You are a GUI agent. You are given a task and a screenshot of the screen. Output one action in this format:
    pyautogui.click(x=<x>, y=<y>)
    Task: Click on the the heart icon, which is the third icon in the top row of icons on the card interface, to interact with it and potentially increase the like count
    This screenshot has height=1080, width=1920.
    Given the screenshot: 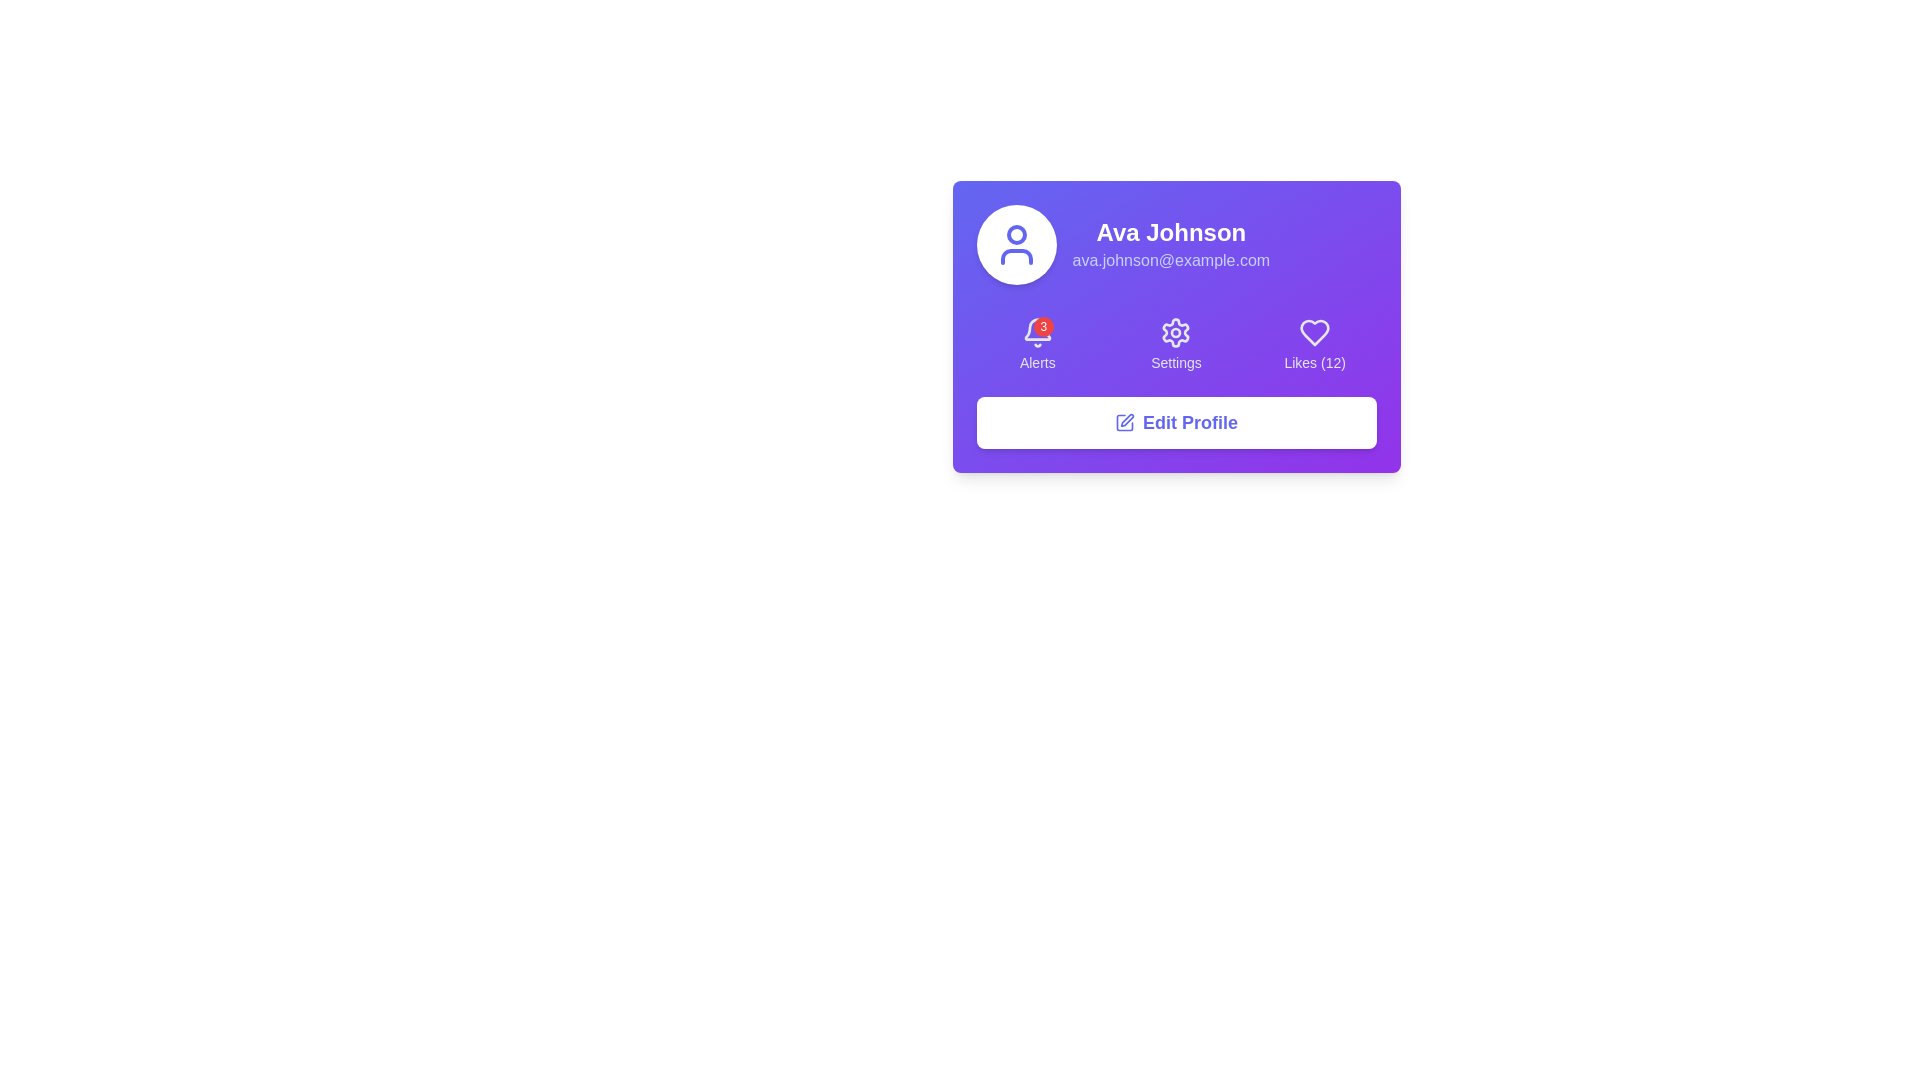 What is the action you would take?
    pyautogui.click(x=1315, y=331)
    